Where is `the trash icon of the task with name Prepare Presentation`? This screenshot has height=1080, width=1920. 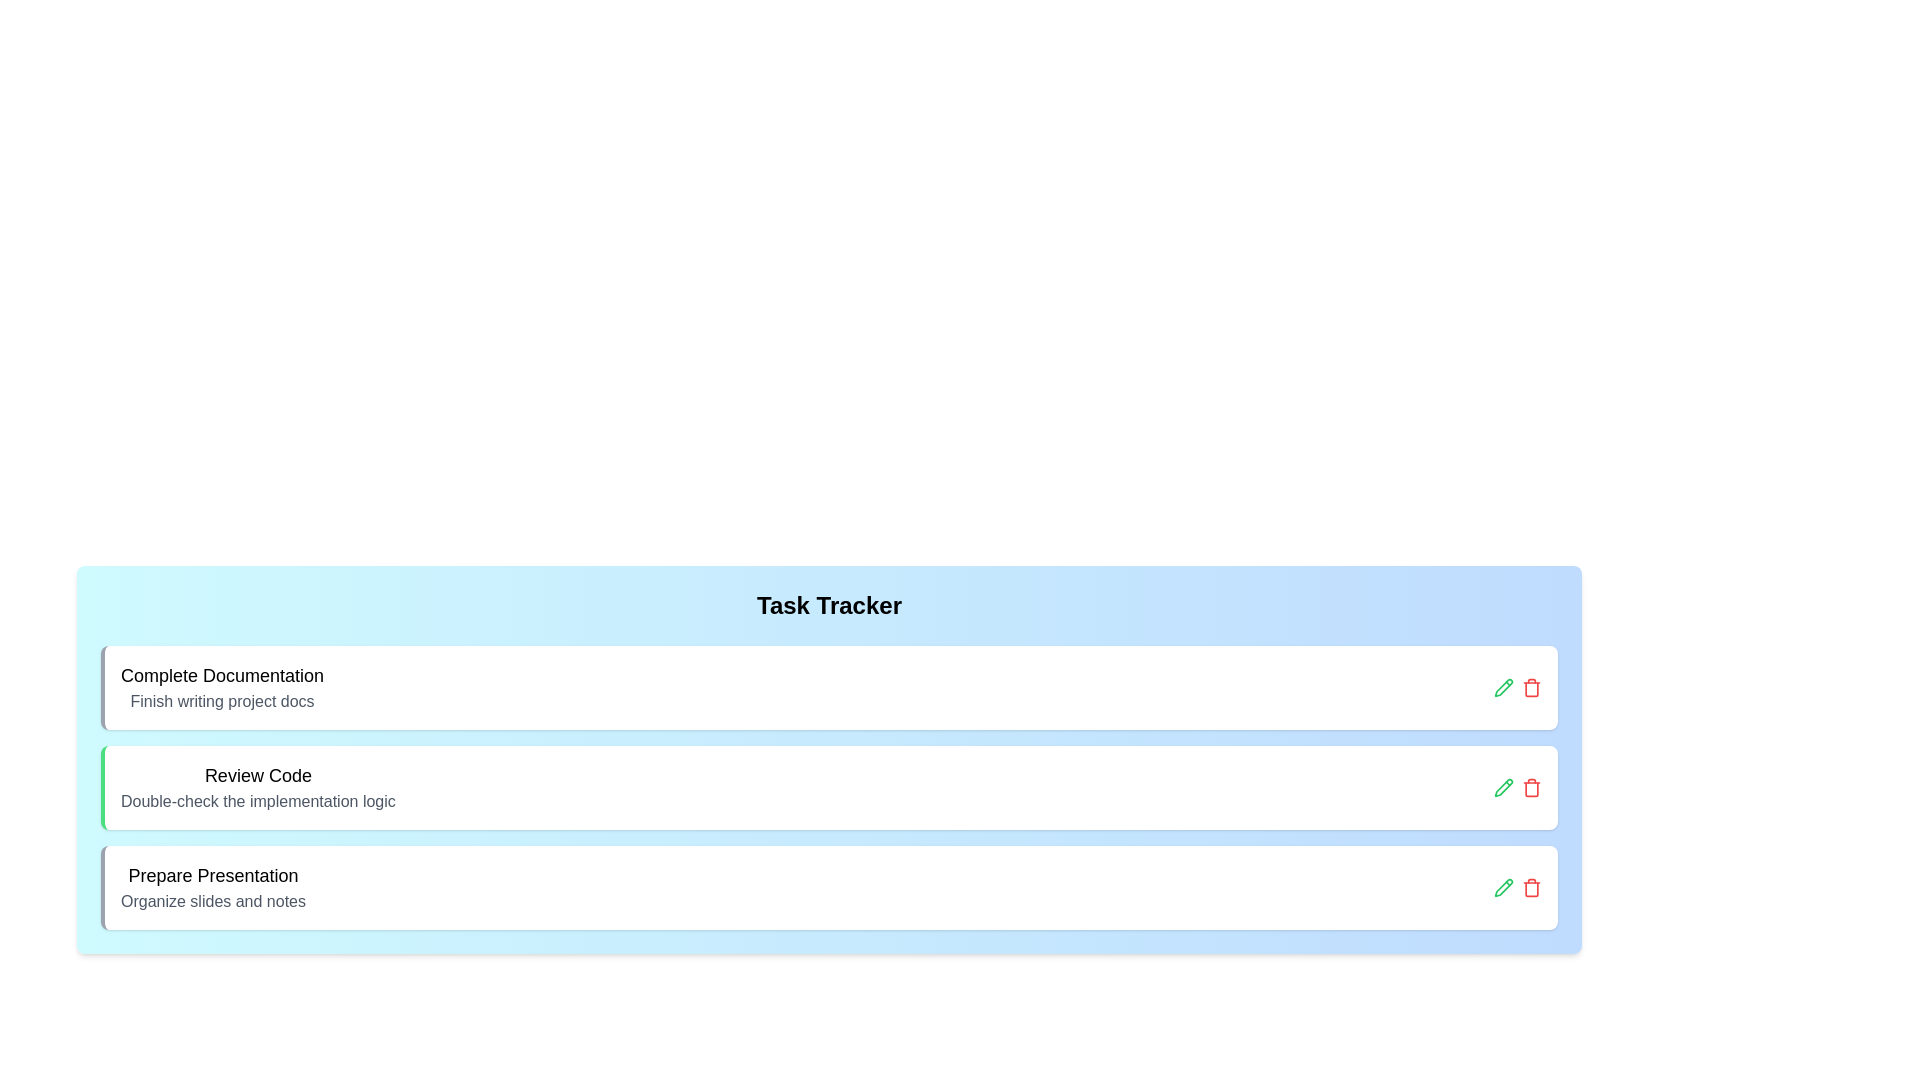 the trash icon of the task with name Prepare Presentation is located at coordinates (1530, 886).